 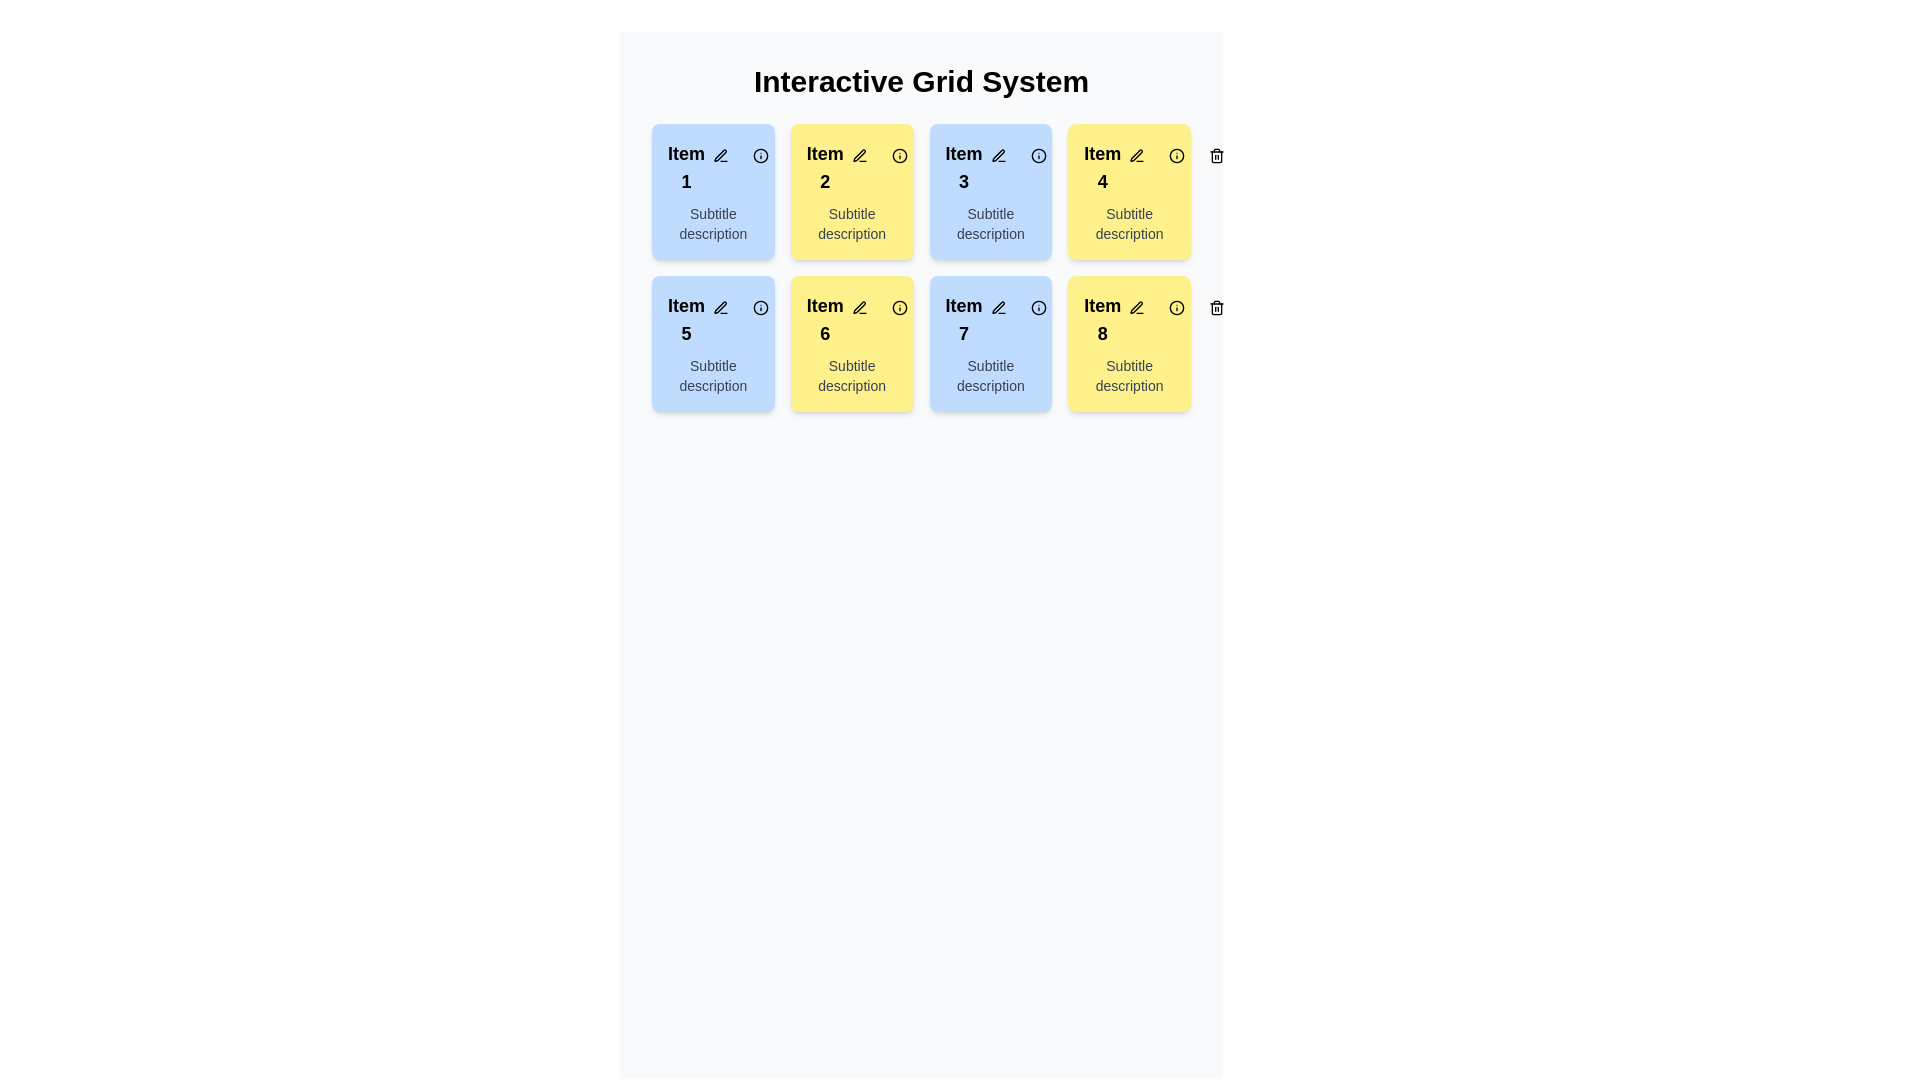 What do you see at coordinates (898, 308) in the screenshot?
I see `the circular icon button located to the right of the small pencil icon within the 'Item 6' card` at bounding box center [898, 308].